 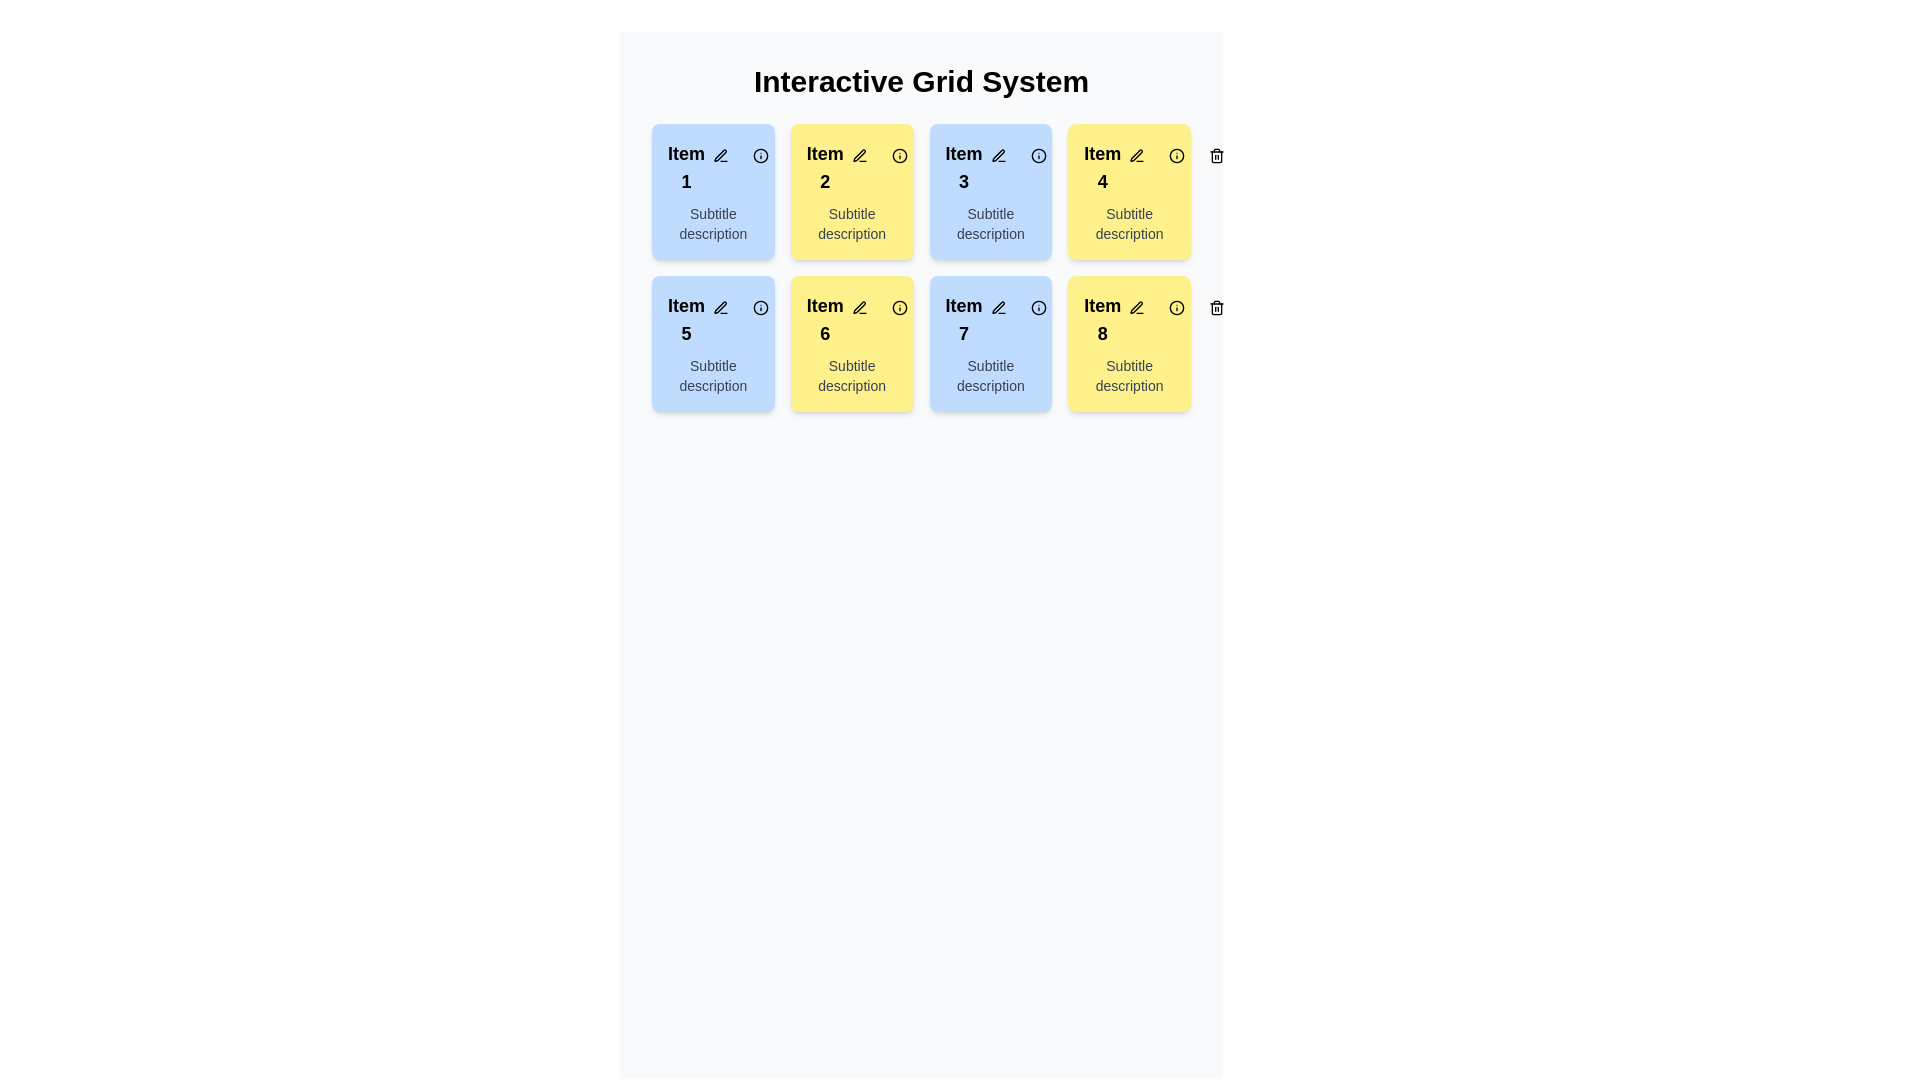 What do you see at coordinates (898, 308) in the screenshot?
I see `the circular icon button located to the right of the small pencil icon within the 'Item 6' card` at bounding box center [898, 308].